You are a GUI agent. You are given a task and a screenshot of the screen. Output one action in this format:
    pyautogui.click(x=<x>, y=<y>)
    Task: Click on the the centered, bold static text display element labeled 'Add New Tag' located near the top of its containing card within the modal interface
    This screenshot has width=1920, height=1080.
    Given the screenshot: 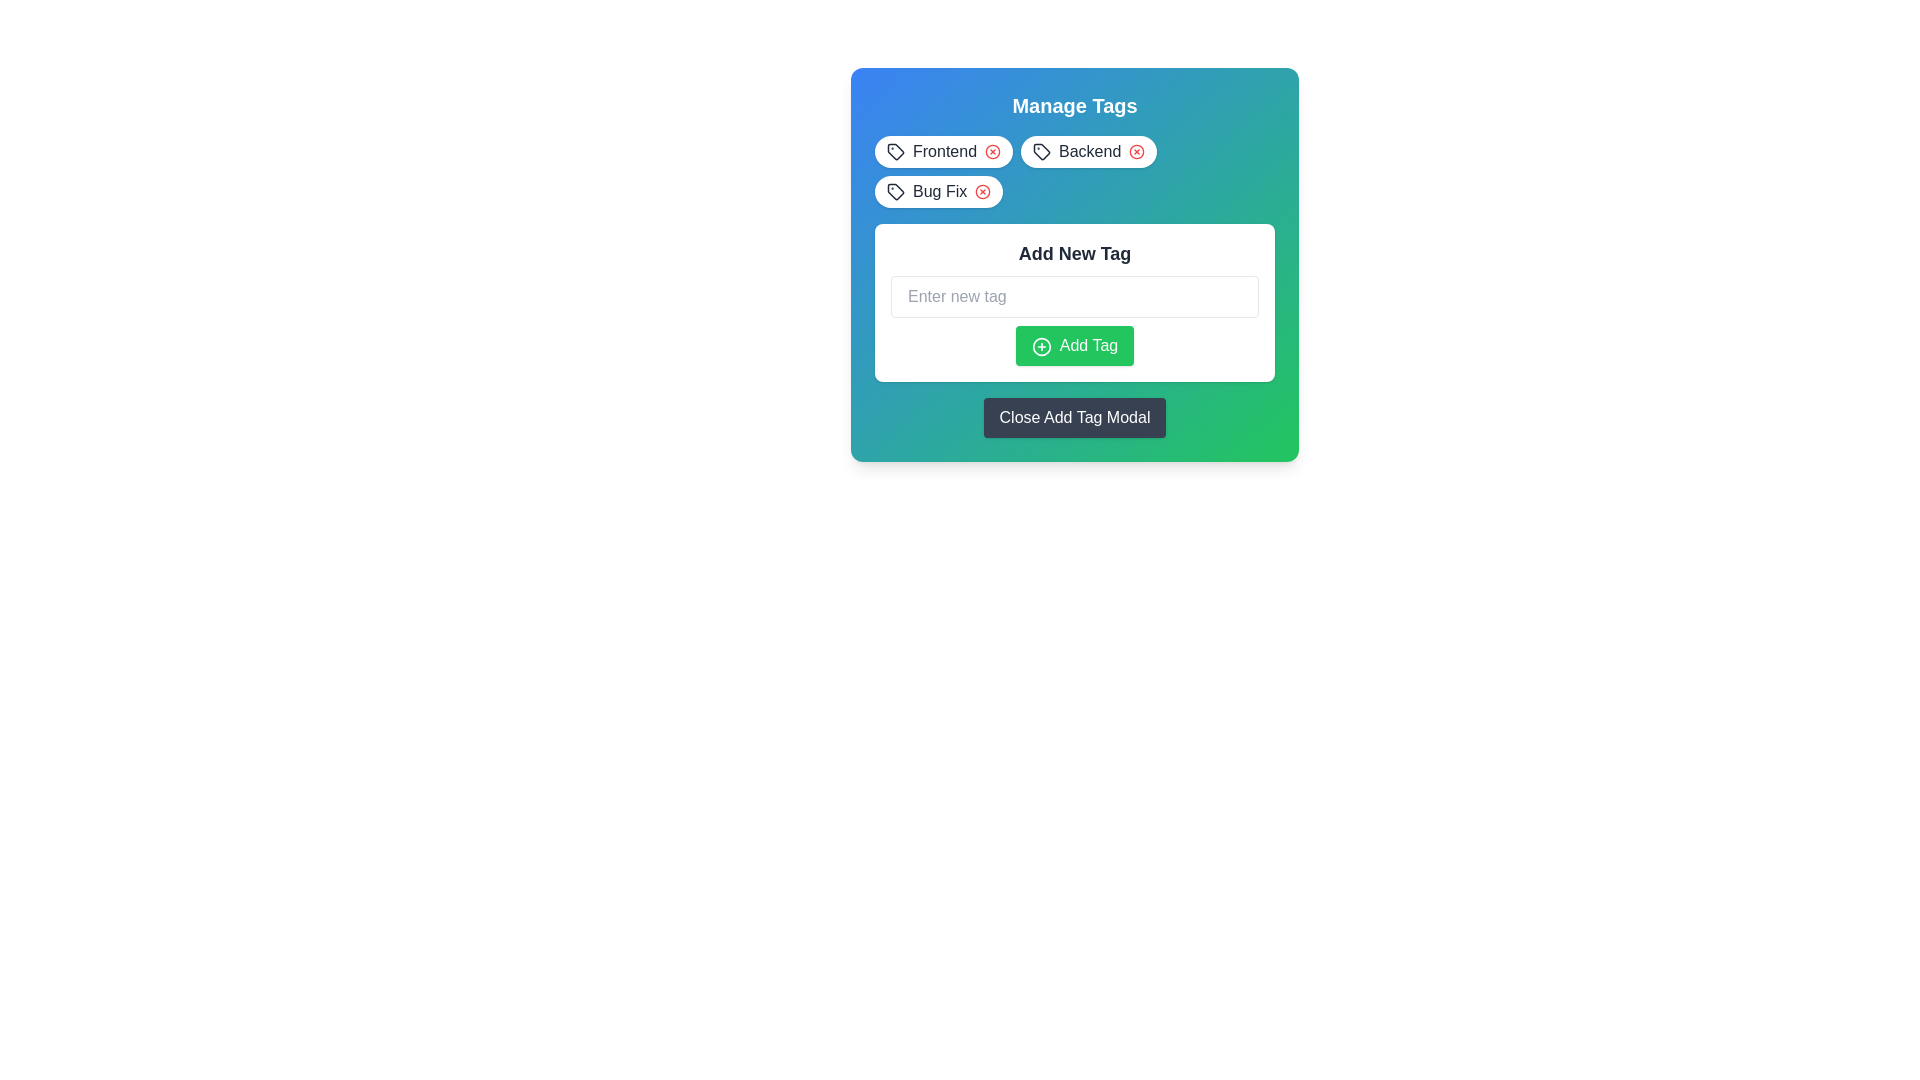 What is the action you would take?
    pyautogui.click(x=1074, y=253)
    